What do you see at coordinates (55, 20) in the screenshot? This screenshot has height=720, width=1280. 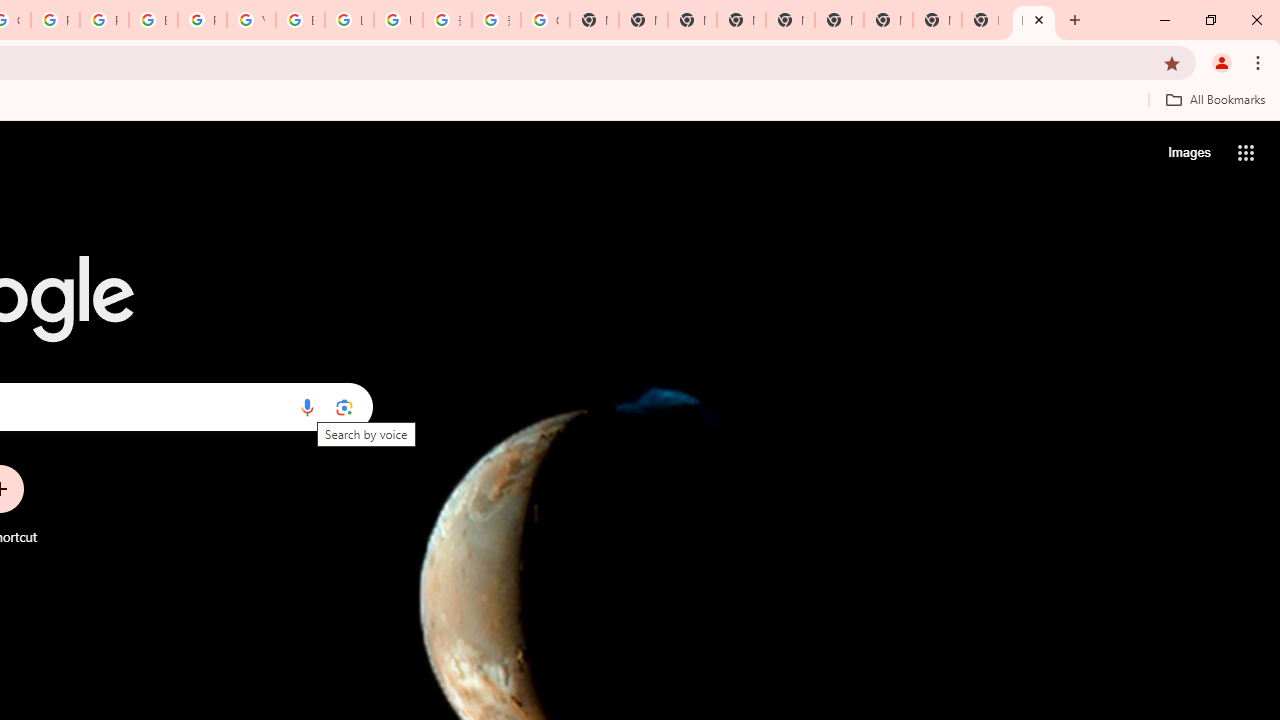 I see `'Privacy Help Center - Policies Help'` at bounding box center [55, 20].